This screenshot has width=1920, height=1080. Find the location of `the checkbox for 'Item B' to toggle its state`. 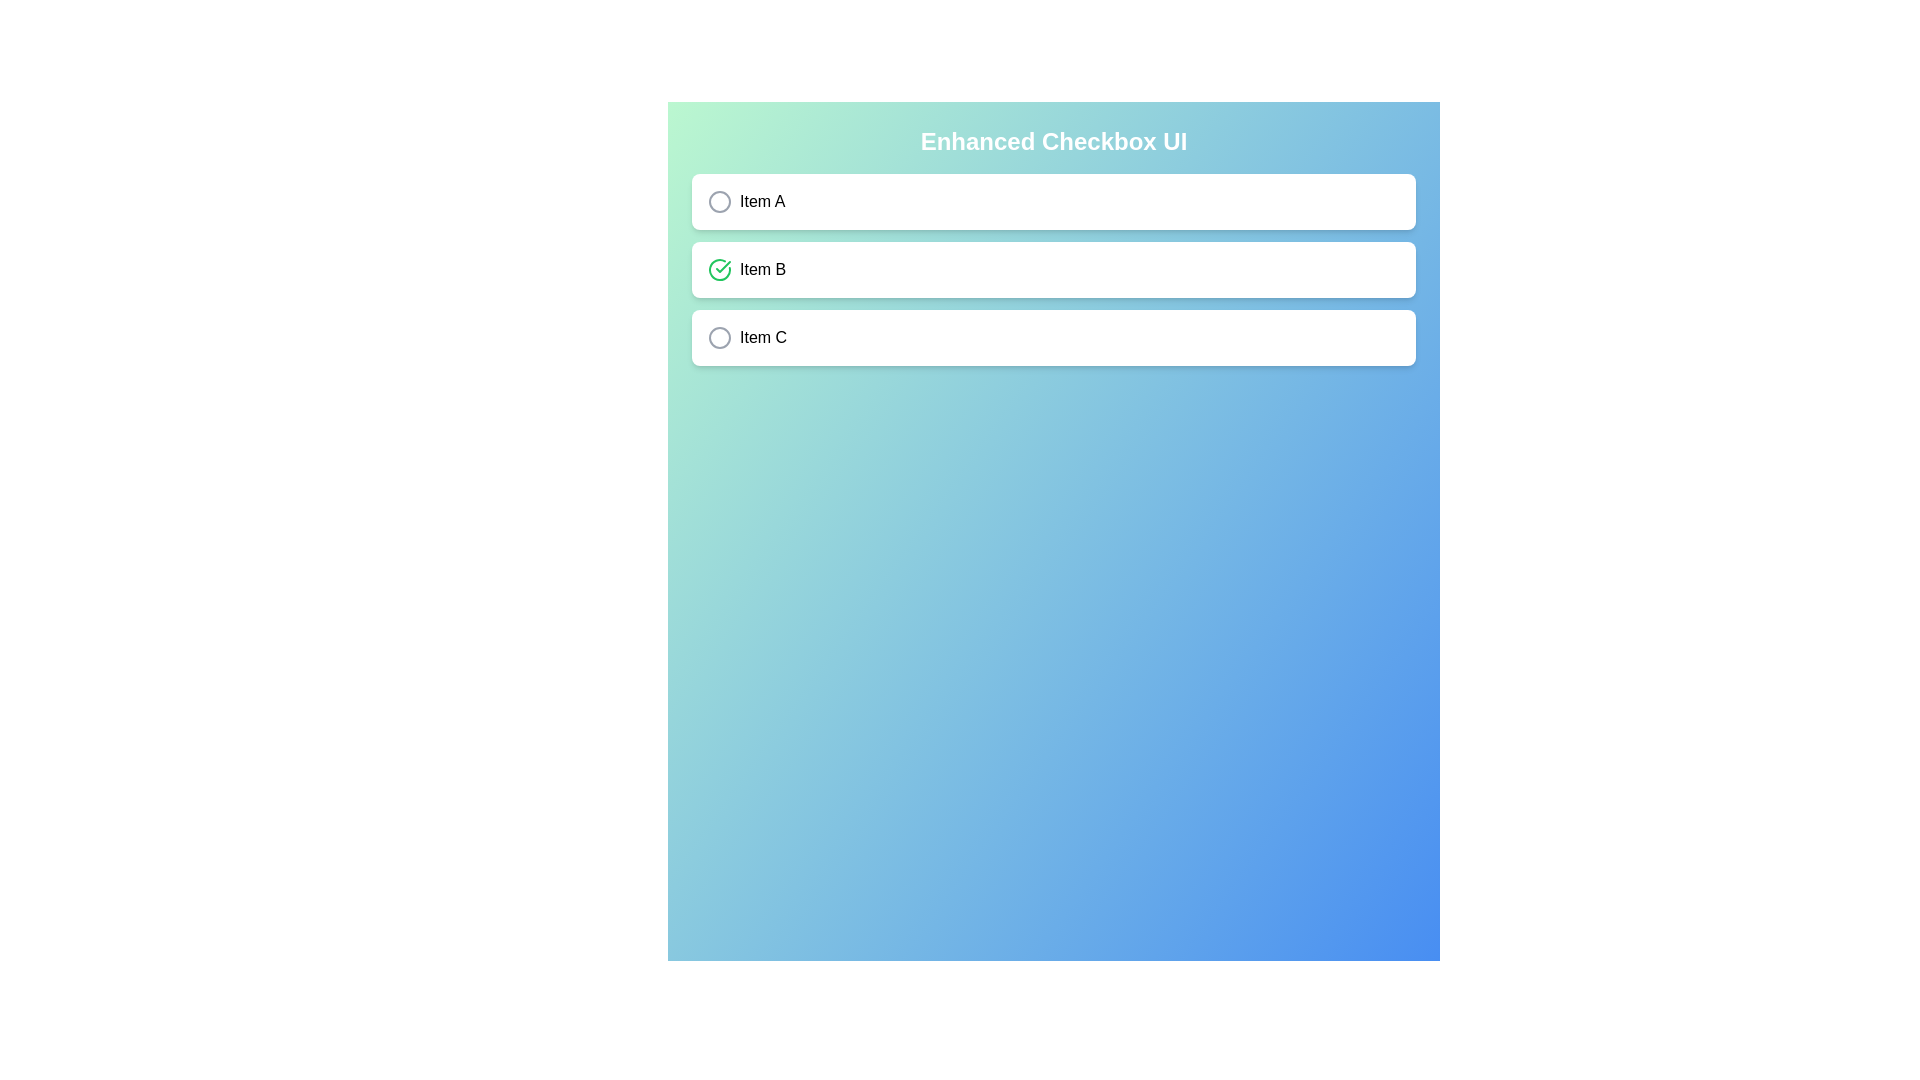

the checkbox for 'Item B' to toggle its state is located at coordinates (720, 270).